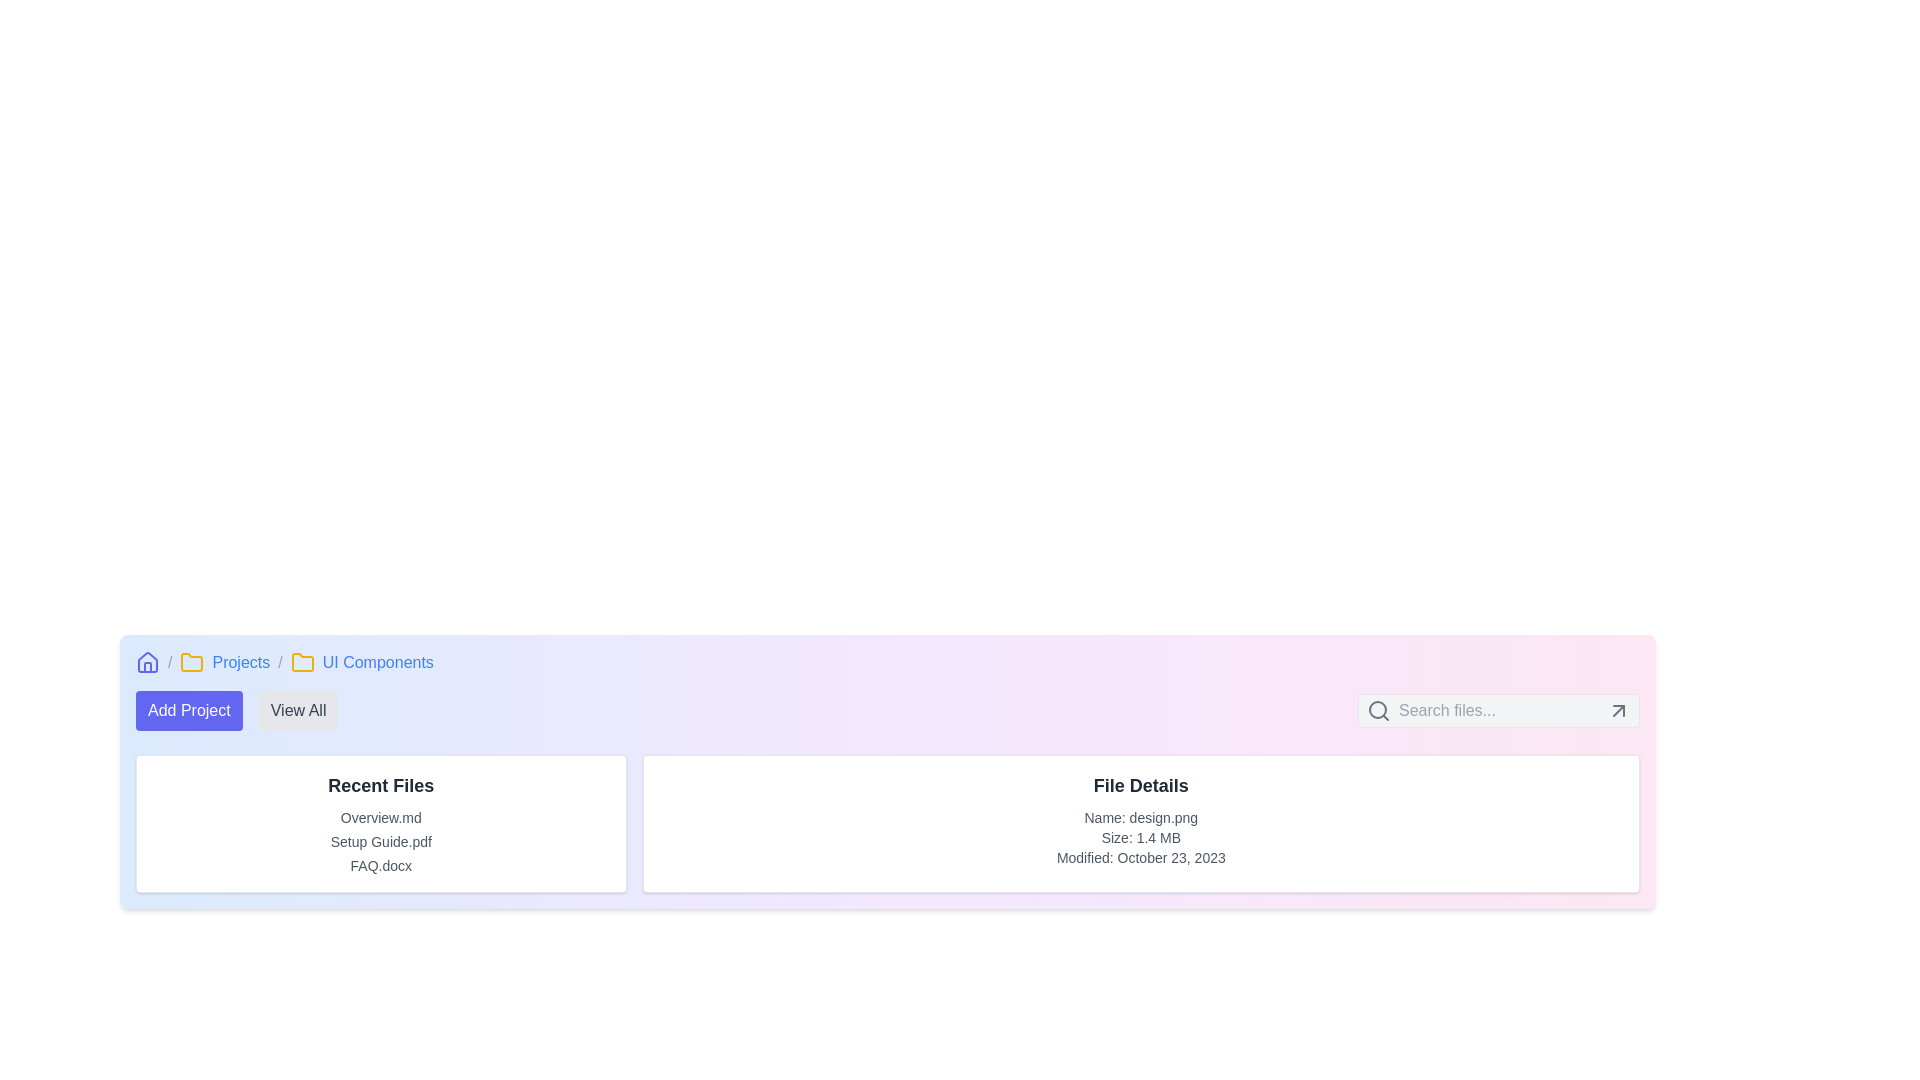 This screenshot has height=1080, width=1920. I want to click on the second text line labeled 'Setup Guide.pdf' in the 'Recent Files' section, so click(381, 841).